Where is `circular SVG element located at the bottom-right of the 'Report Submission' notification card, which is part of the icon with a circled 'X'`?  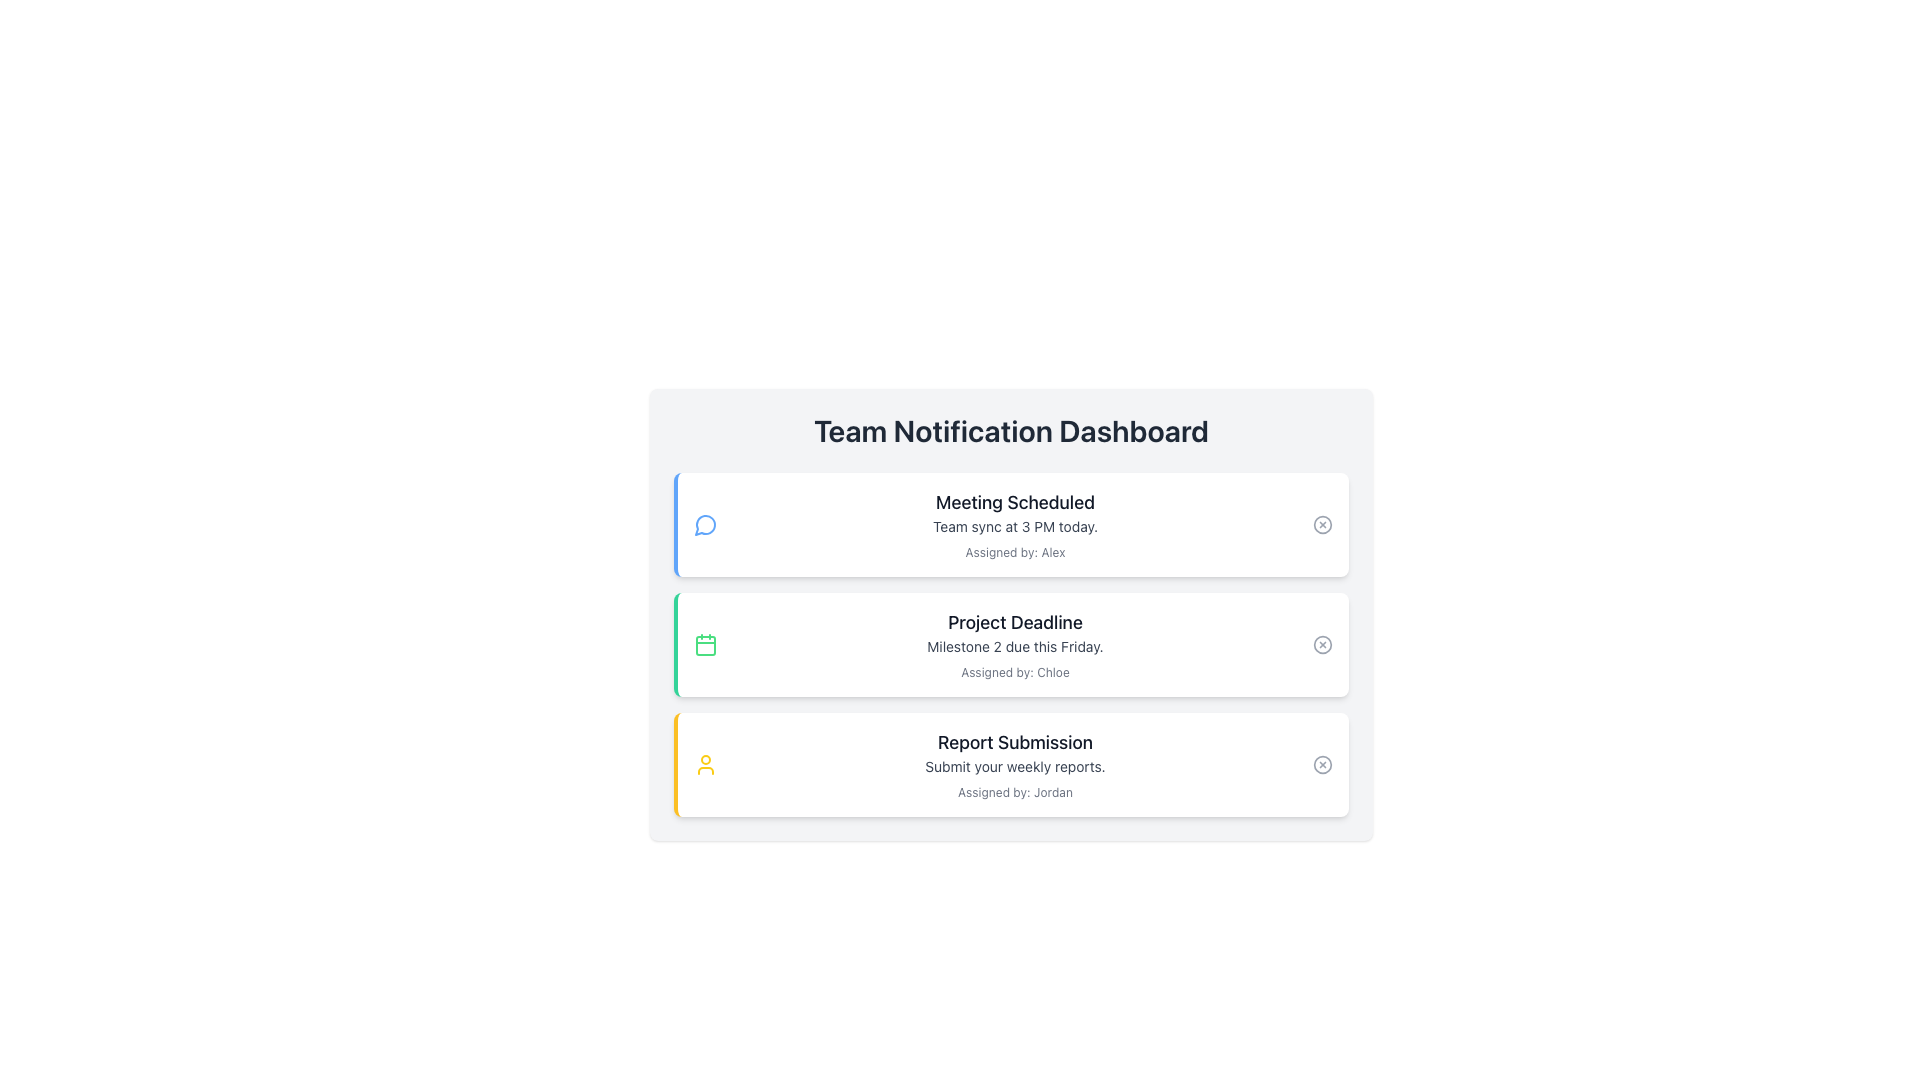
circular SVG element located at the bottom-right of the 'Report Submission' notification card, which is part of the icon with a circled 'X' is located at coordinates (1323, 764).